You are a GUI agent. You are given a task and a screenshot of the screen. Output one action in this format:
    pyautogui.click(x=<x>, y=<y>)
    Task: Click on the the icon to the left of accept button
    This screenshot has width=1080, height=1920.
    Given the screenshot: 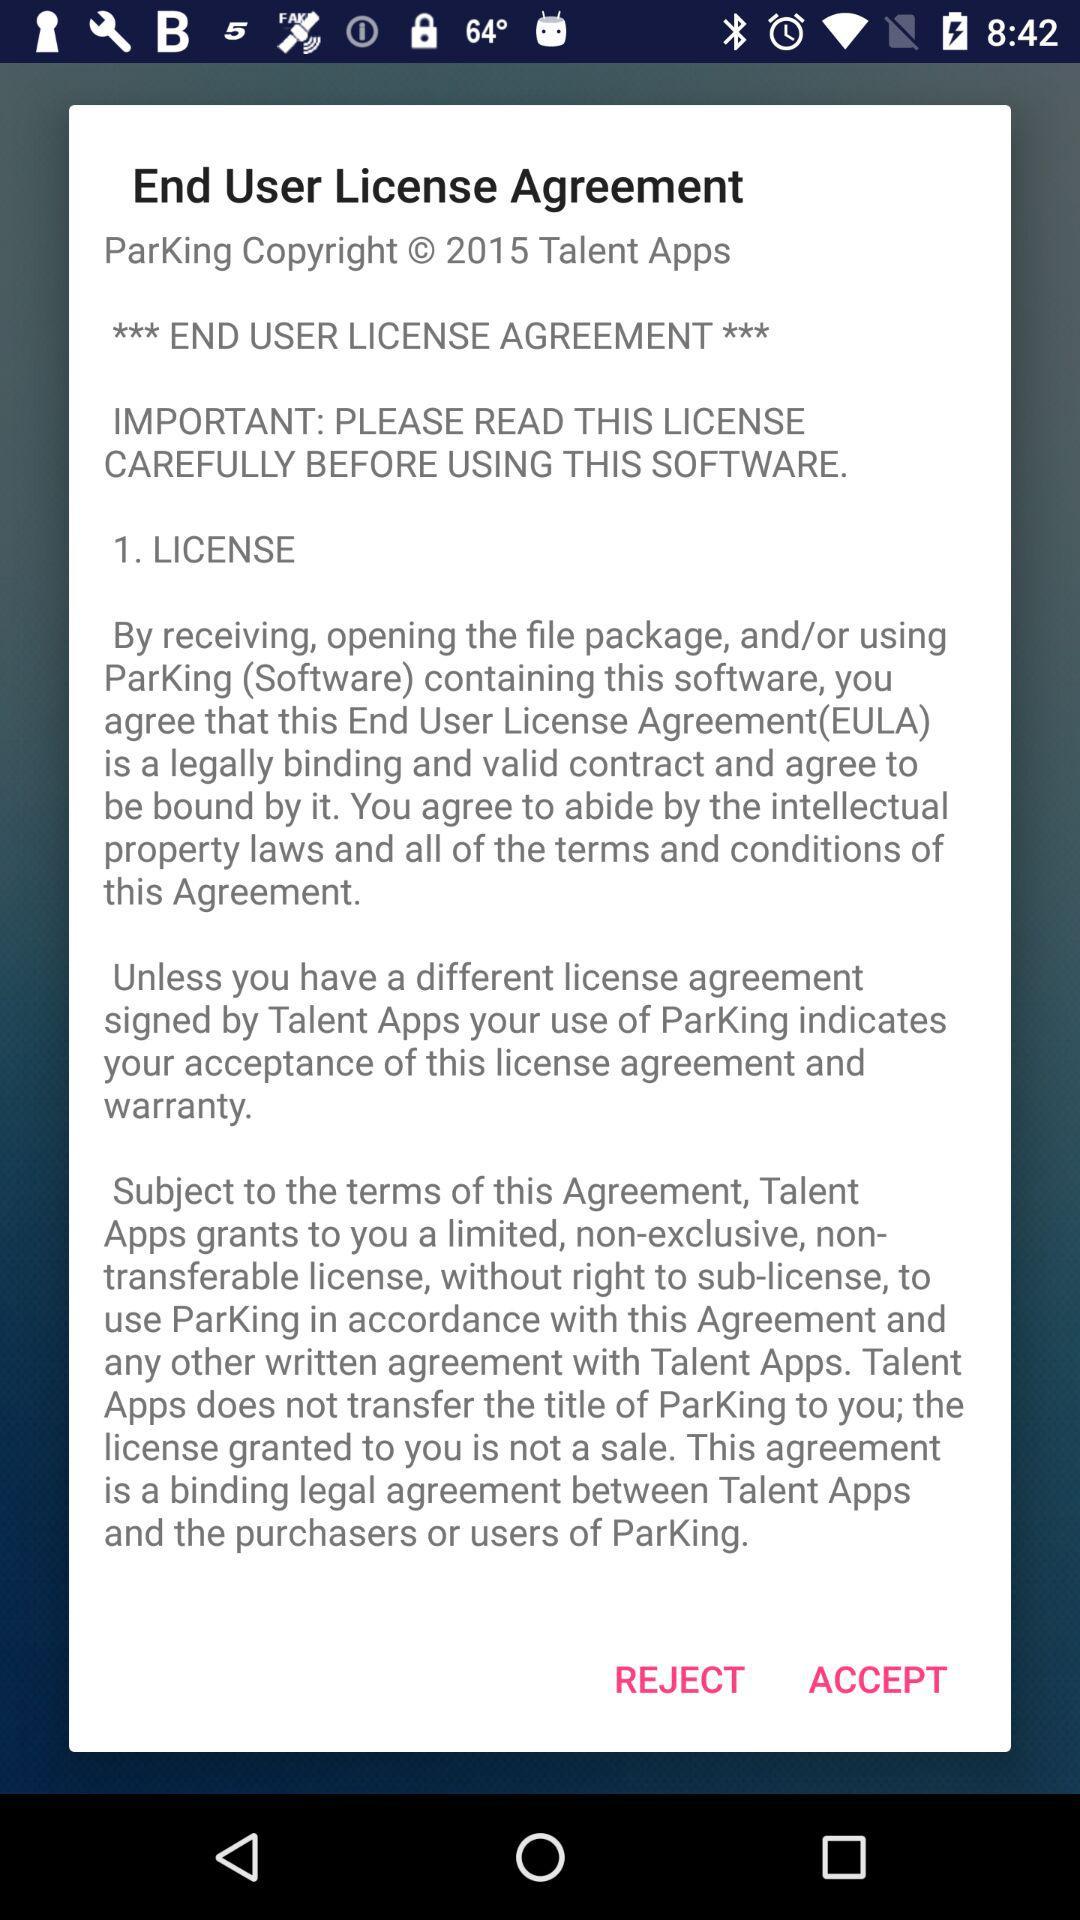 What is the action you would take?
    pyautogui.click(x=678, y=1678)
    